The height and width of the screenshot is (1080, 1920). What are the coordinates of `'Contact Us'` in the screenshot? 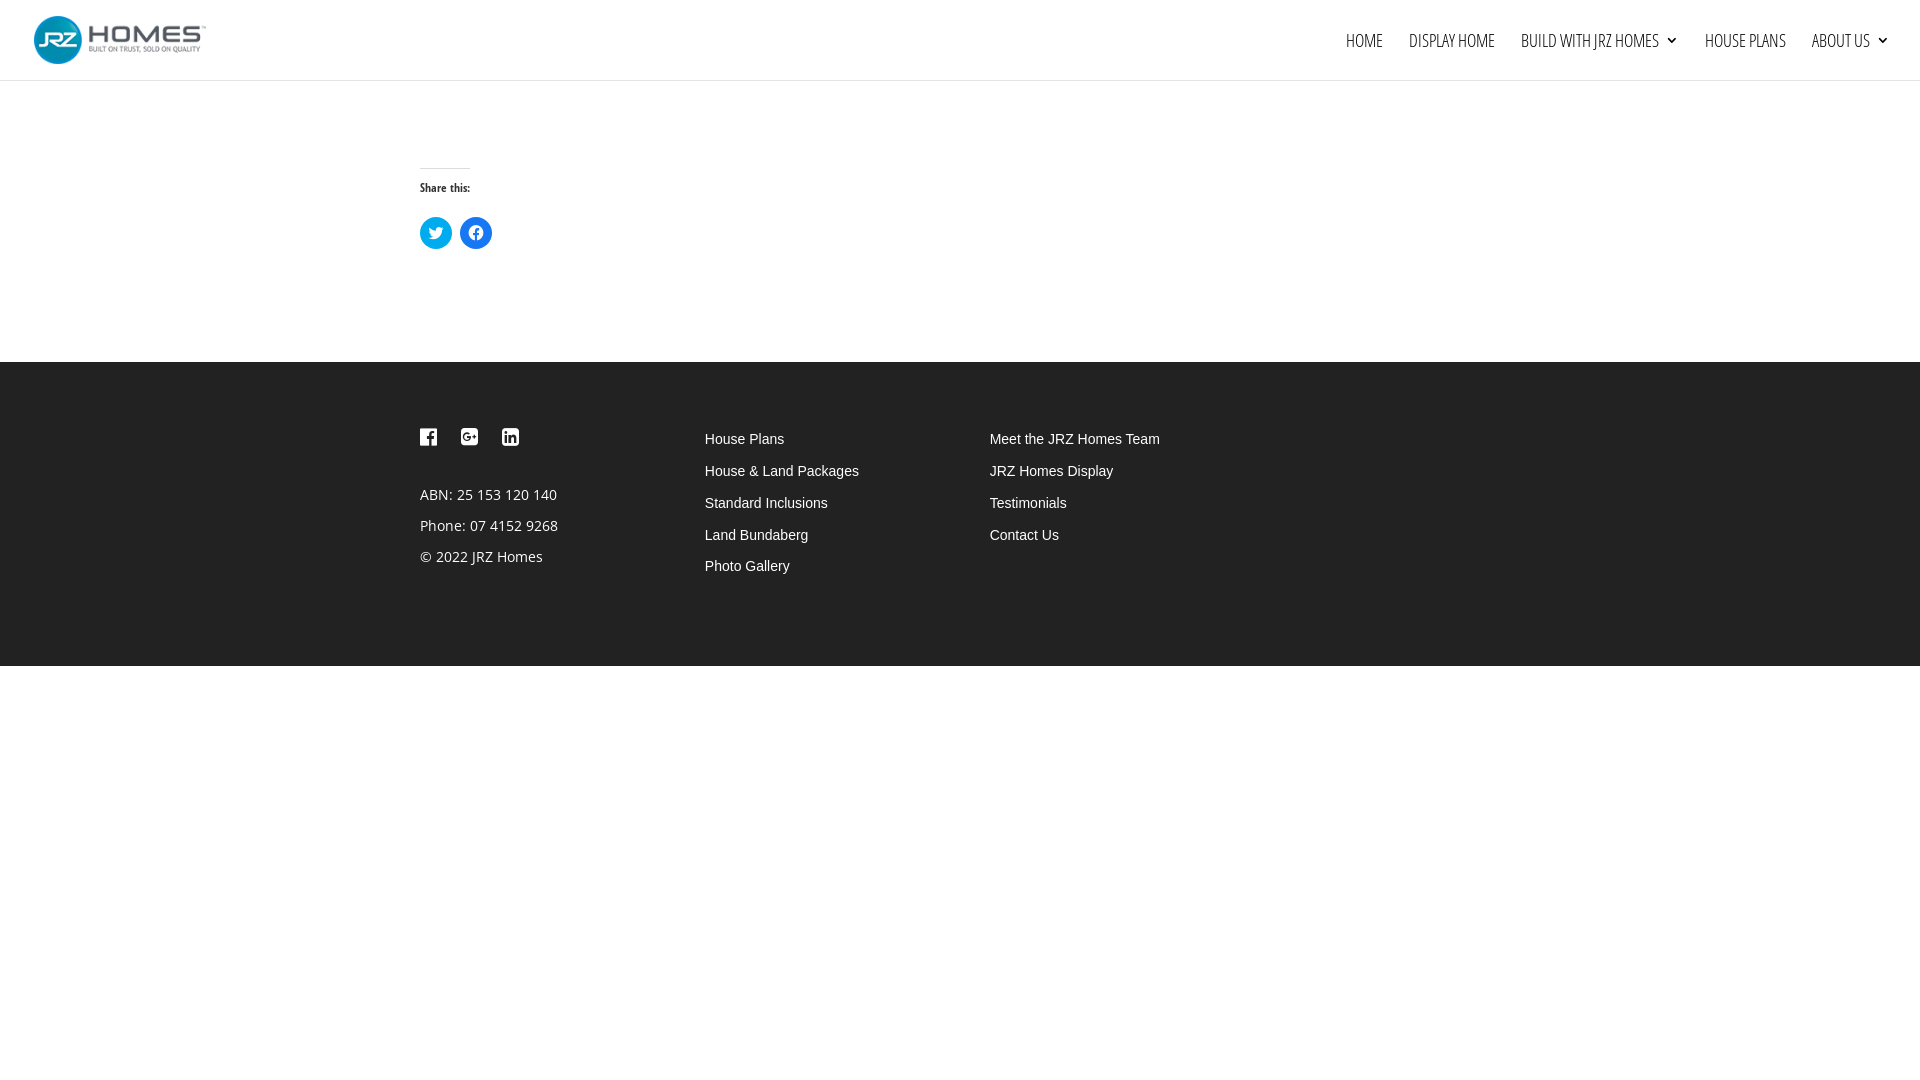 It's located at (1024, 534).